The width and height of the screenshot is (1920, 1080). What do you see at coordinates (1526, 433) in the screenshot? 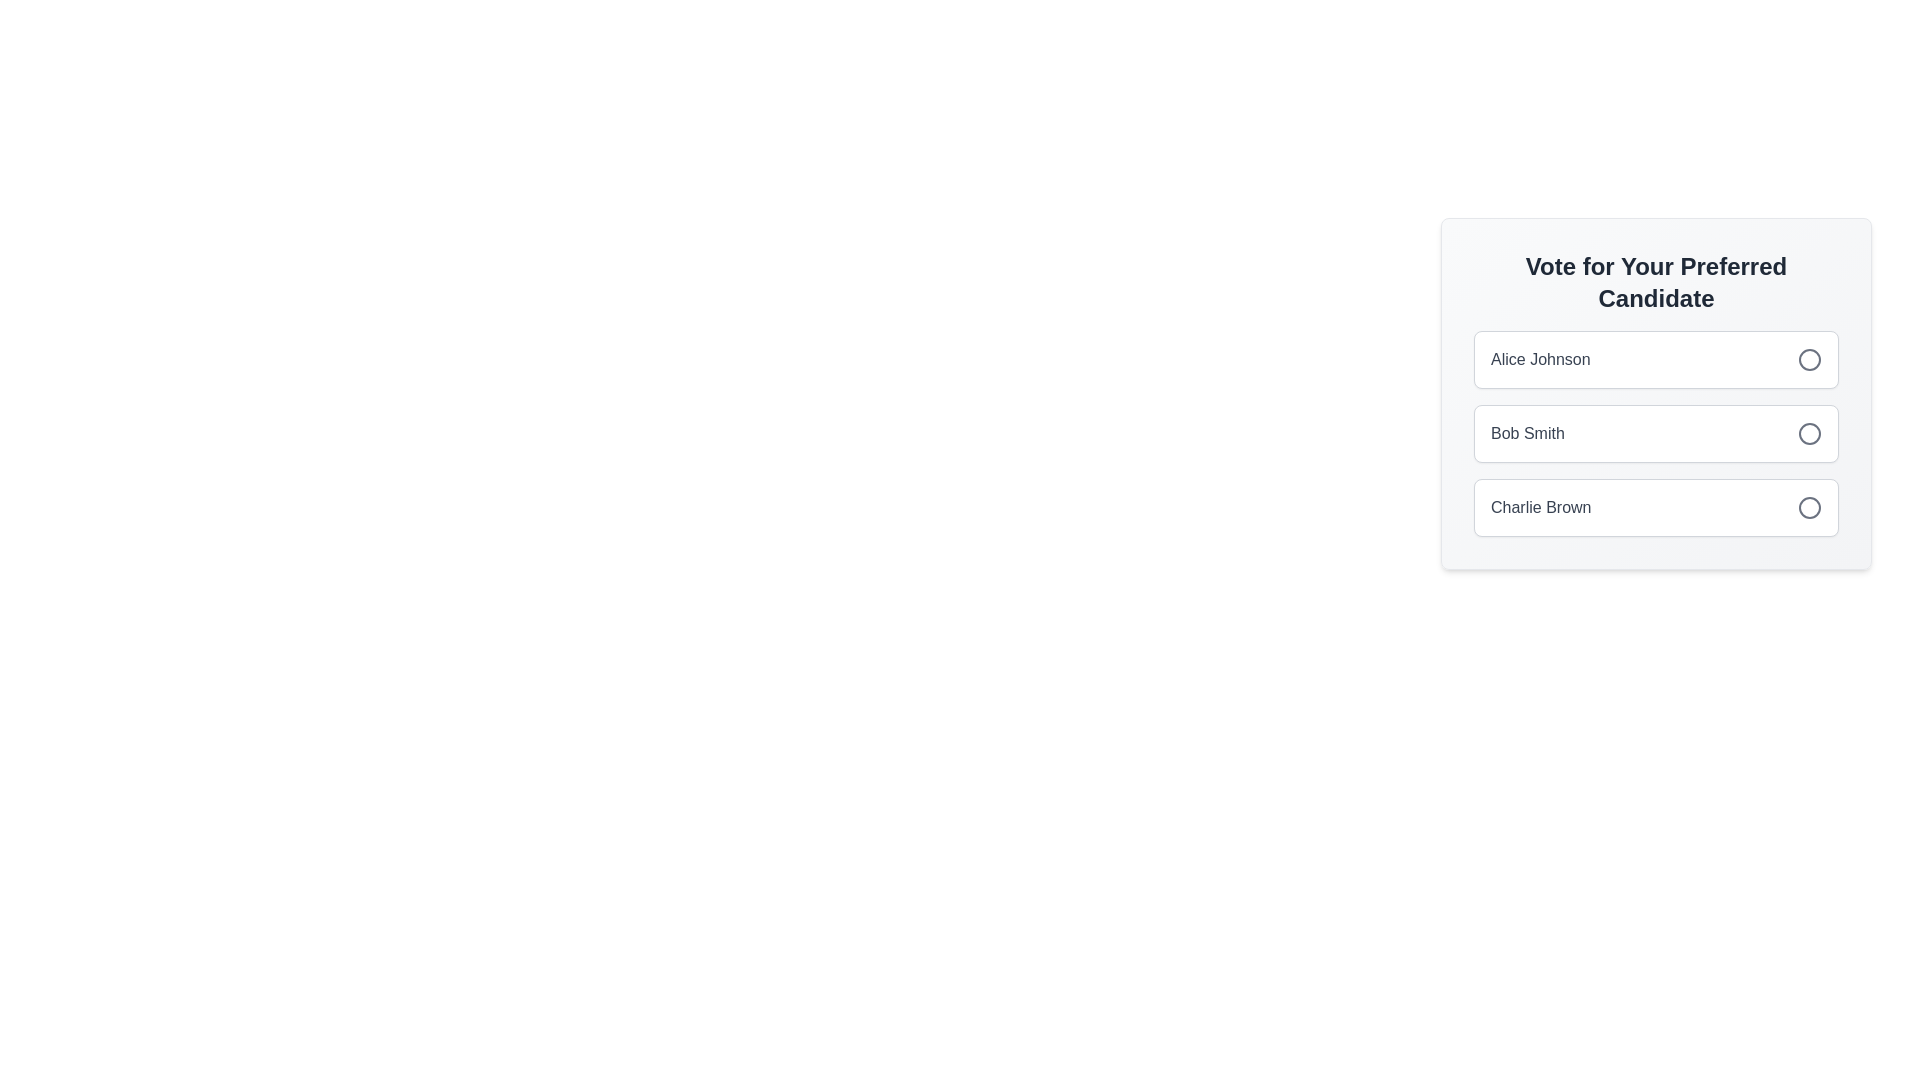
I see `the text label identifying the candidate 'Bob Smith', which is the second option in a multiple-choice interface, positioned between 'Alice Johnson' above and 'Charlie Brown' below` at bounding box center [1526, 433].